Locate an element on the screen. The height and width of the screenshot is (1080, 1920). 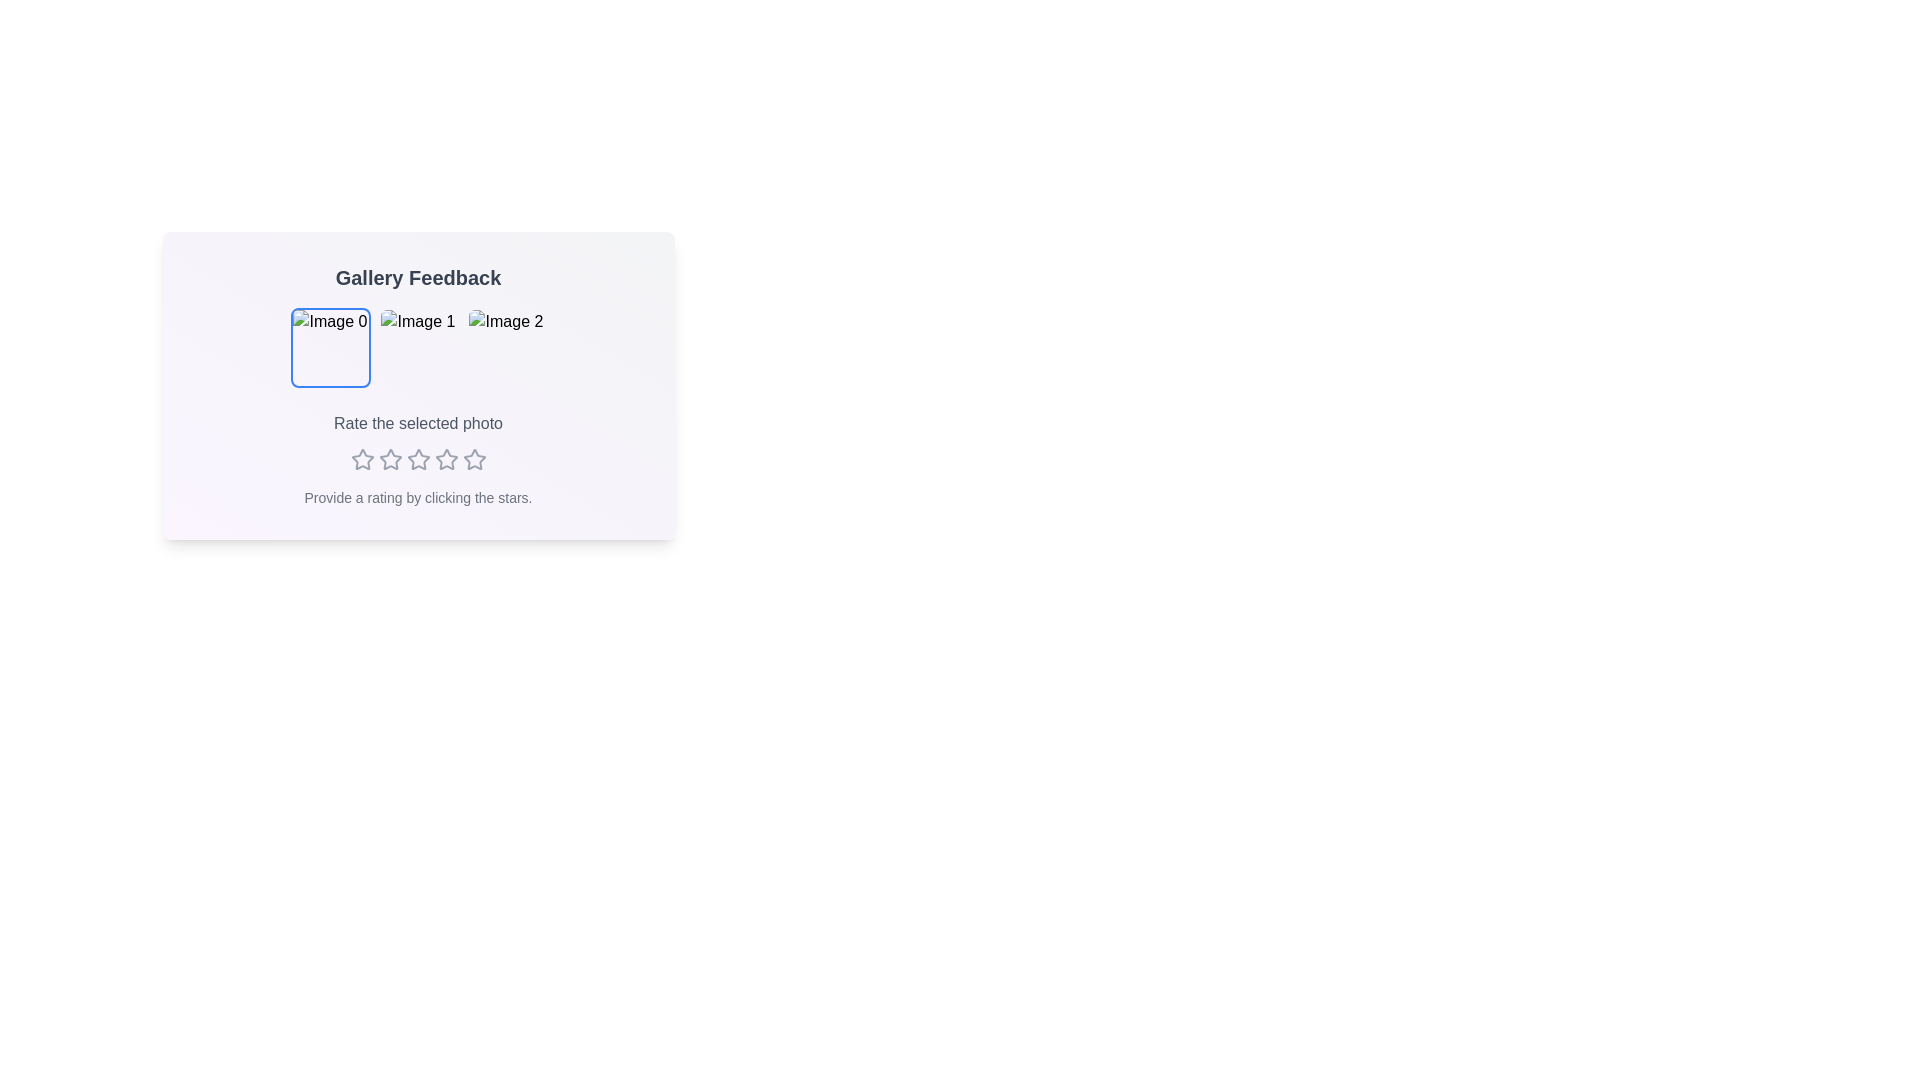
the group of clickable image thumbnails located in the 'Gallery Feedback' section to trigger hover effects is located at coordinates (417, 346).